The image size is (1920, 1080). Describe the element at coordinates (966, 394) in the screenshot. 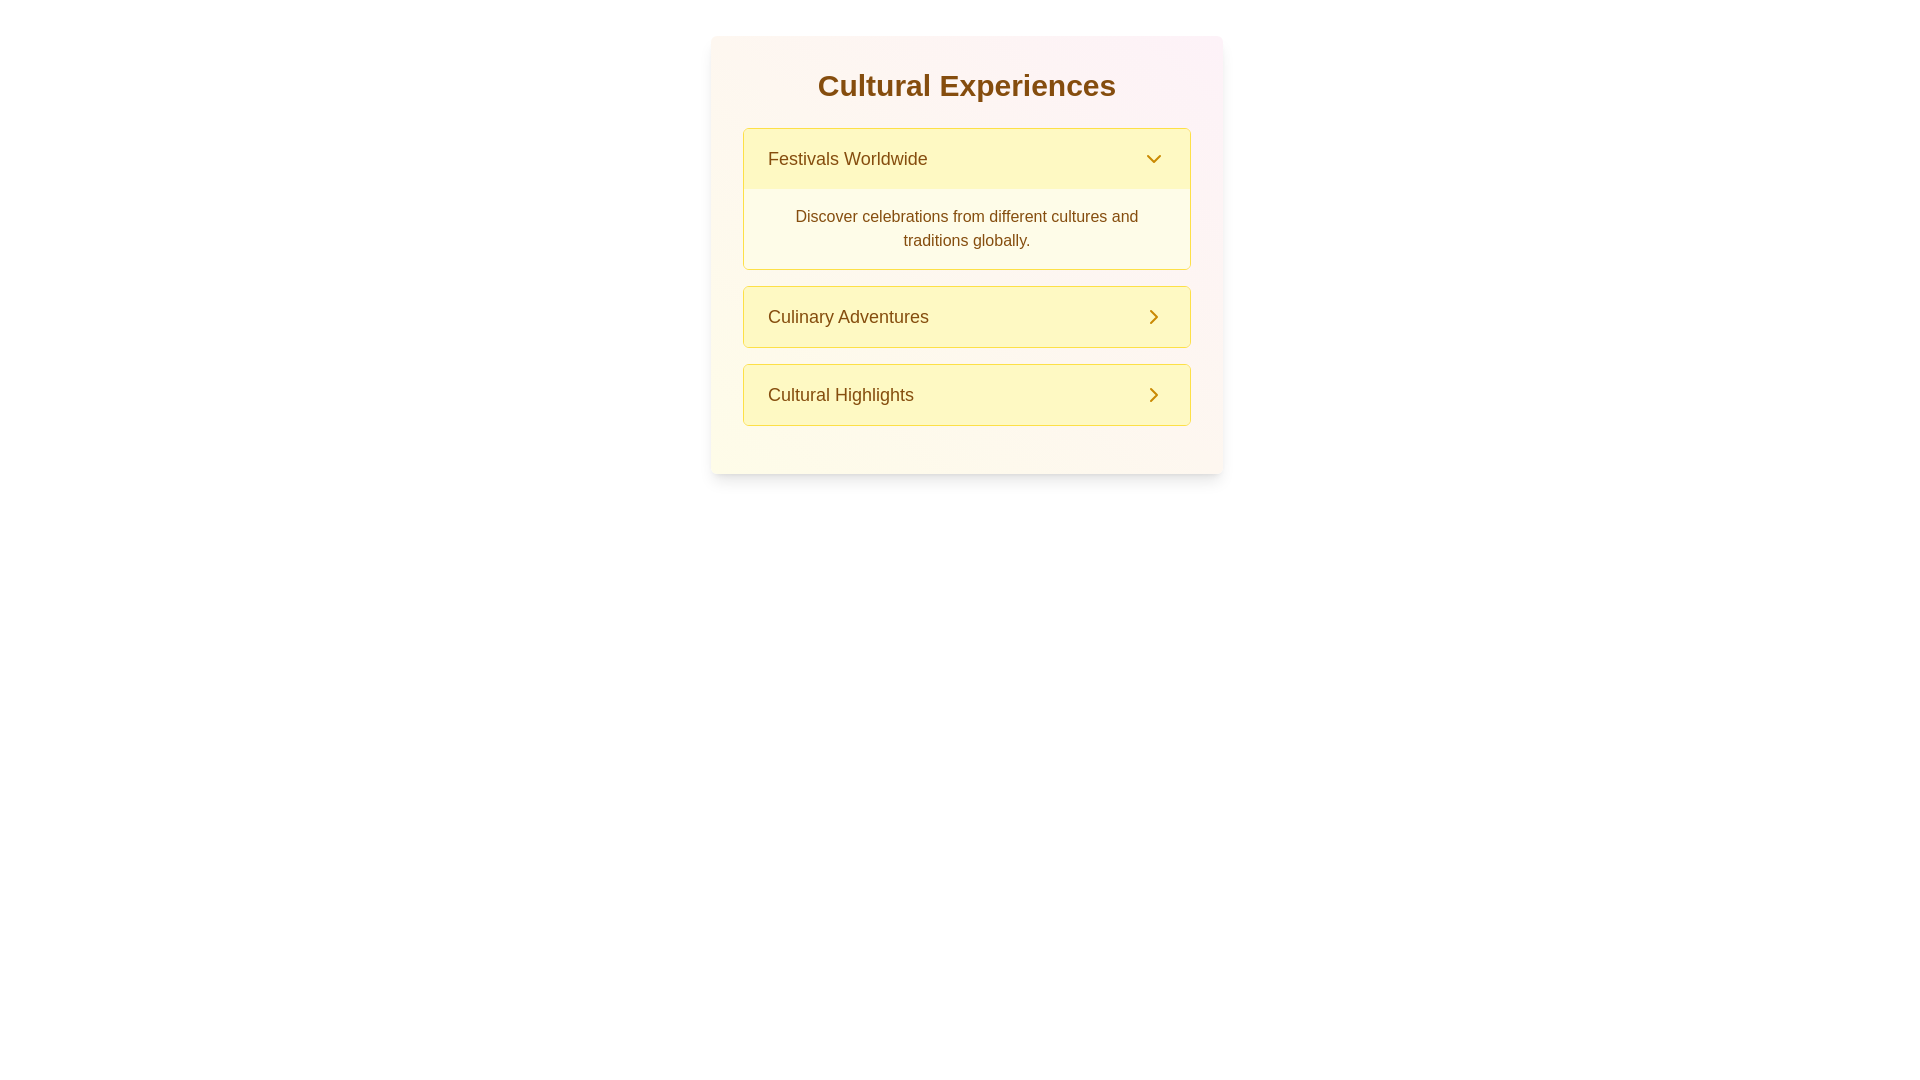

I see `the third interactive navigation item in the 'Cultural Experiences' section` at that location.